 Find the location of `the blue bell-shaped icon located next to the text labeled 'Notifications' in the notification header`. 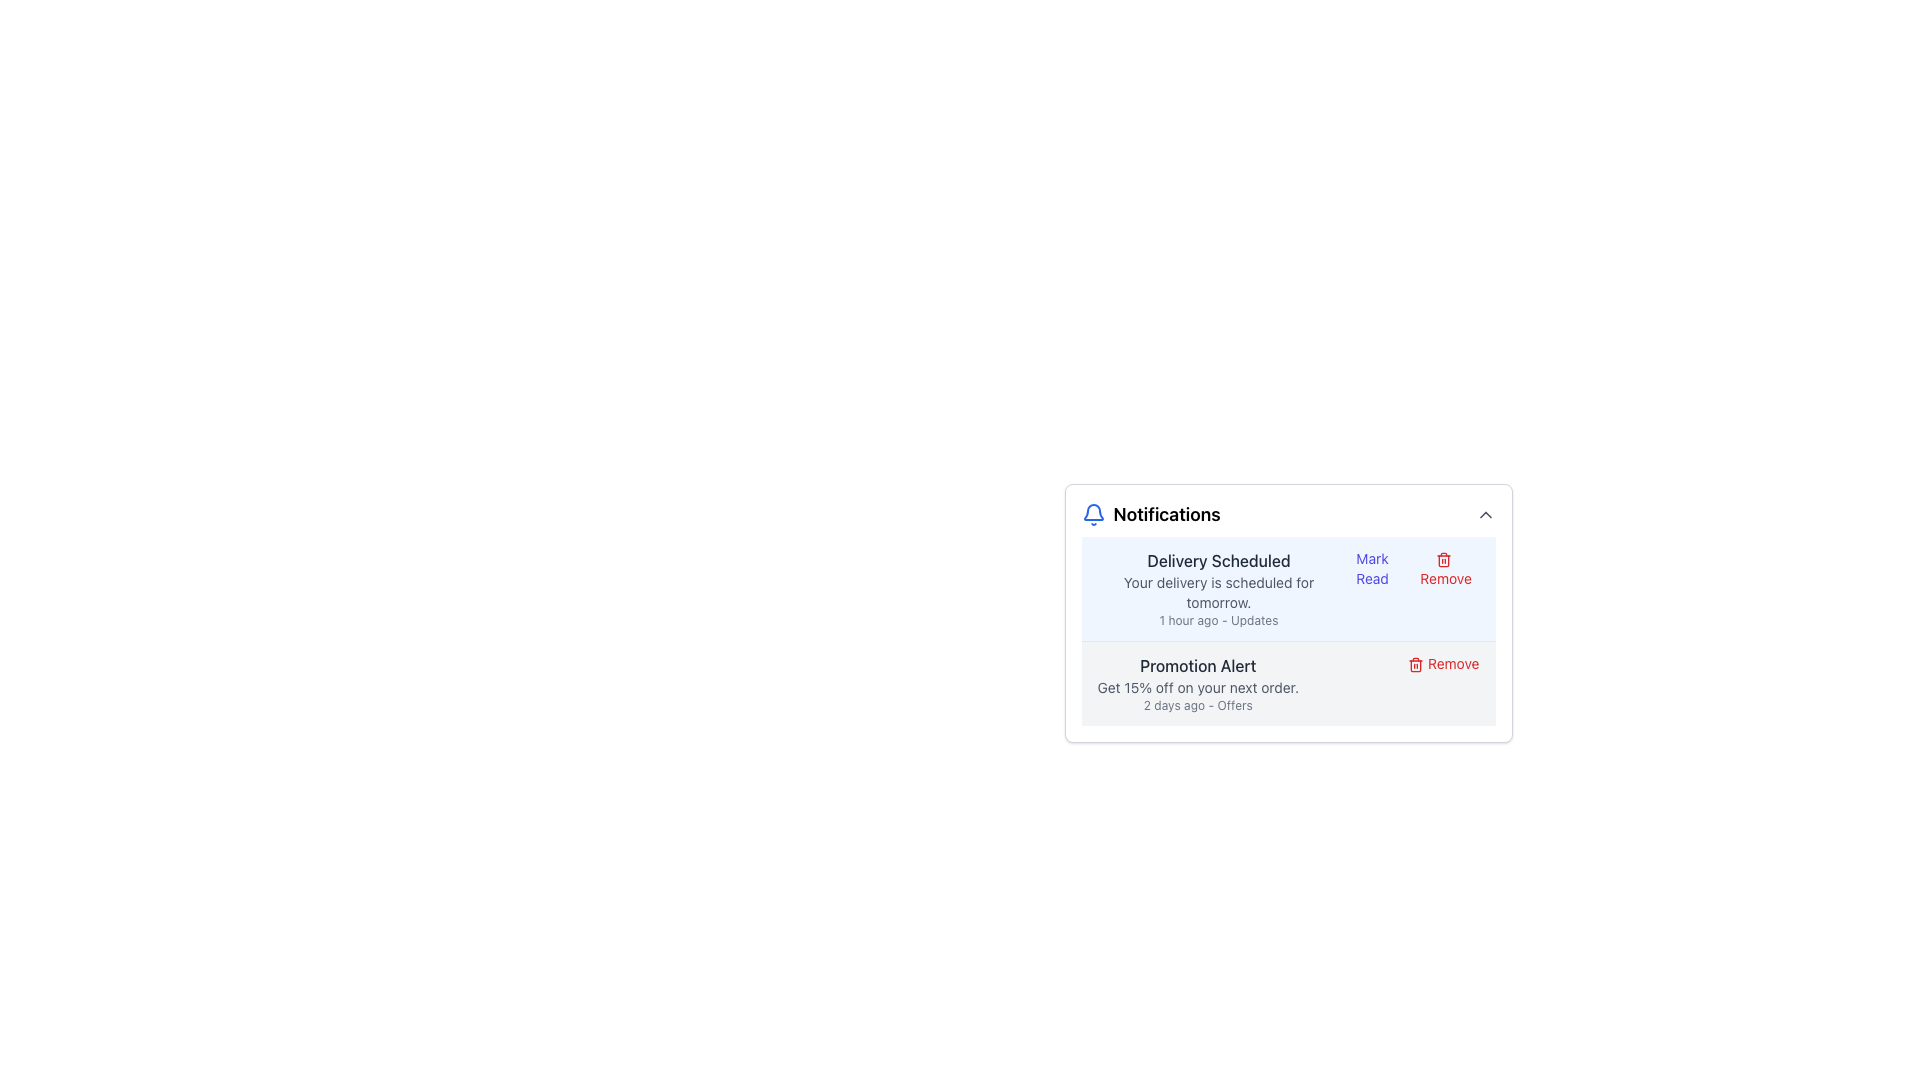

the blue bell-shaped icon located next to the text labeled 'Notifications' in the notification header is located at coordinates (1092, 514).